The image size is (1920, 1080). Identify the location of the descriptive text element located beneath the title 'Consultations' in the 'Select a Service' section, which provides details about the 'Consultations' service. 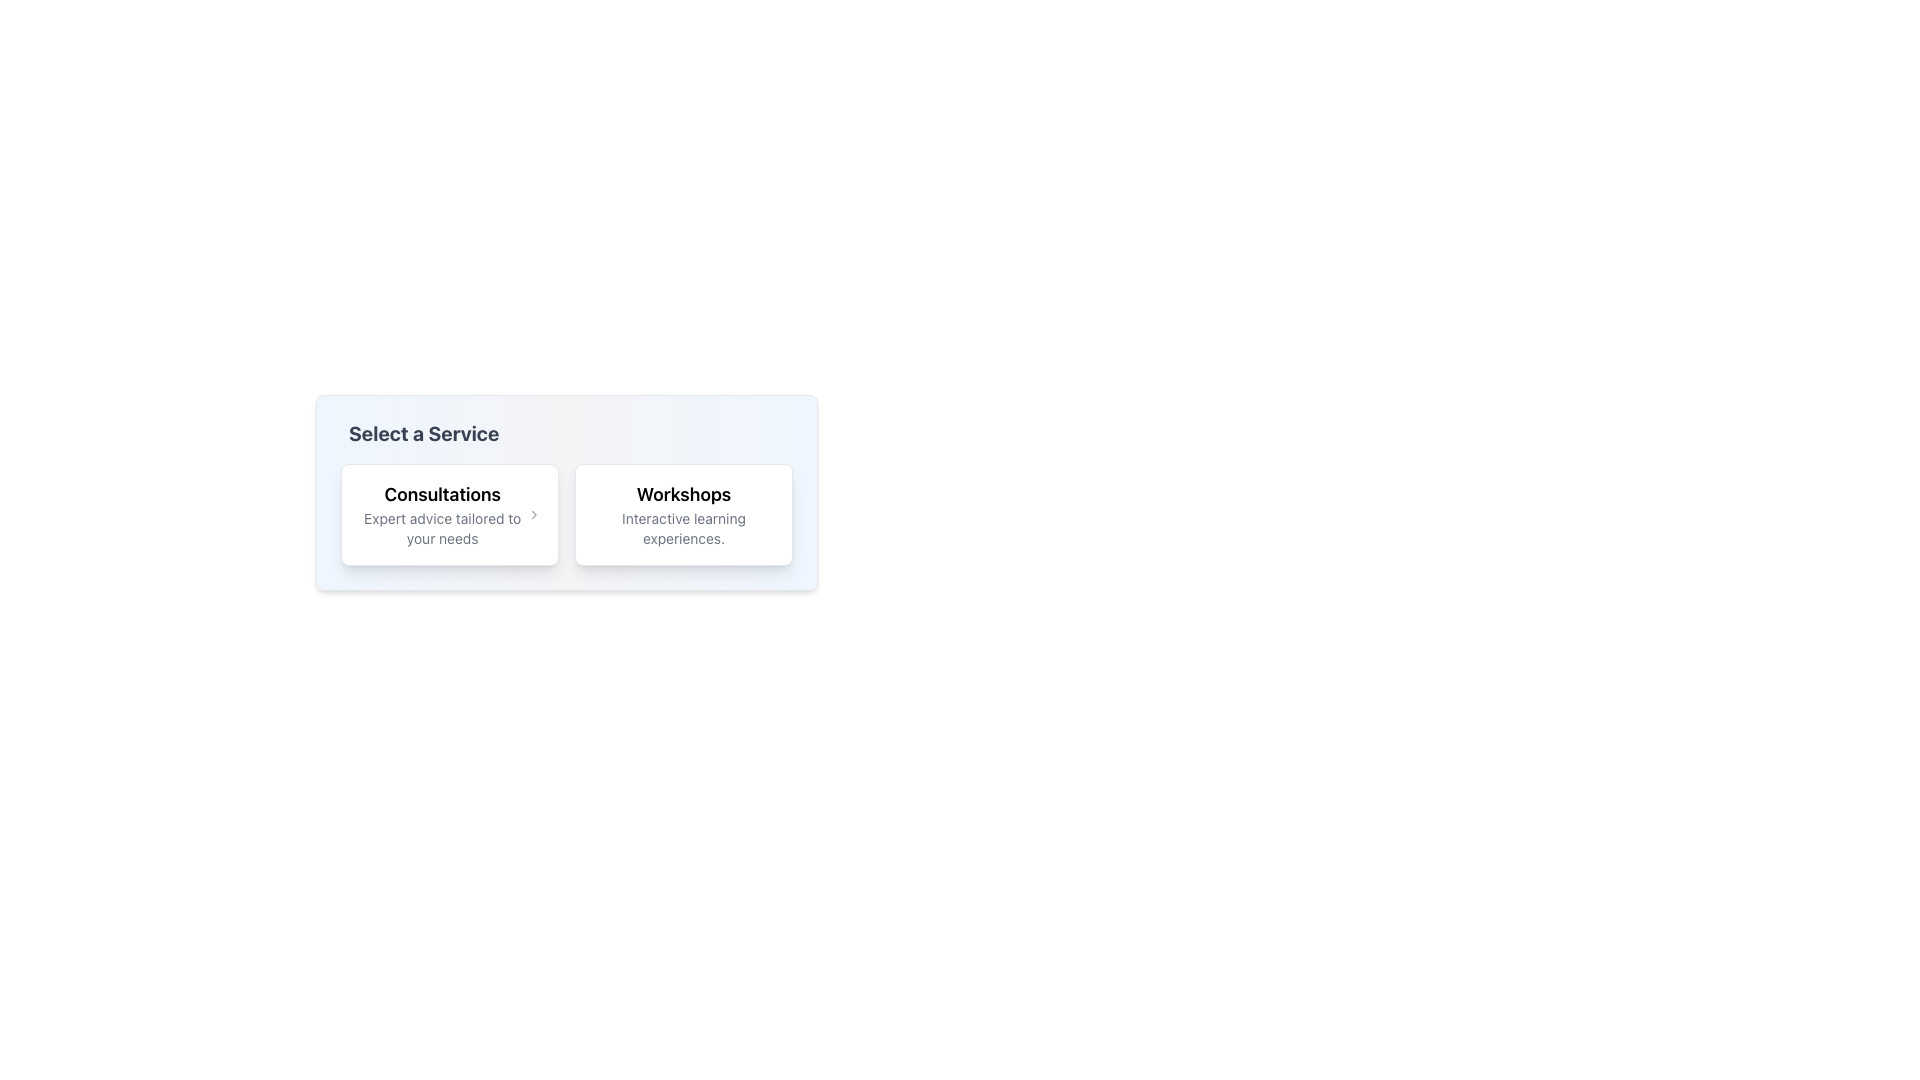
(441, 527).